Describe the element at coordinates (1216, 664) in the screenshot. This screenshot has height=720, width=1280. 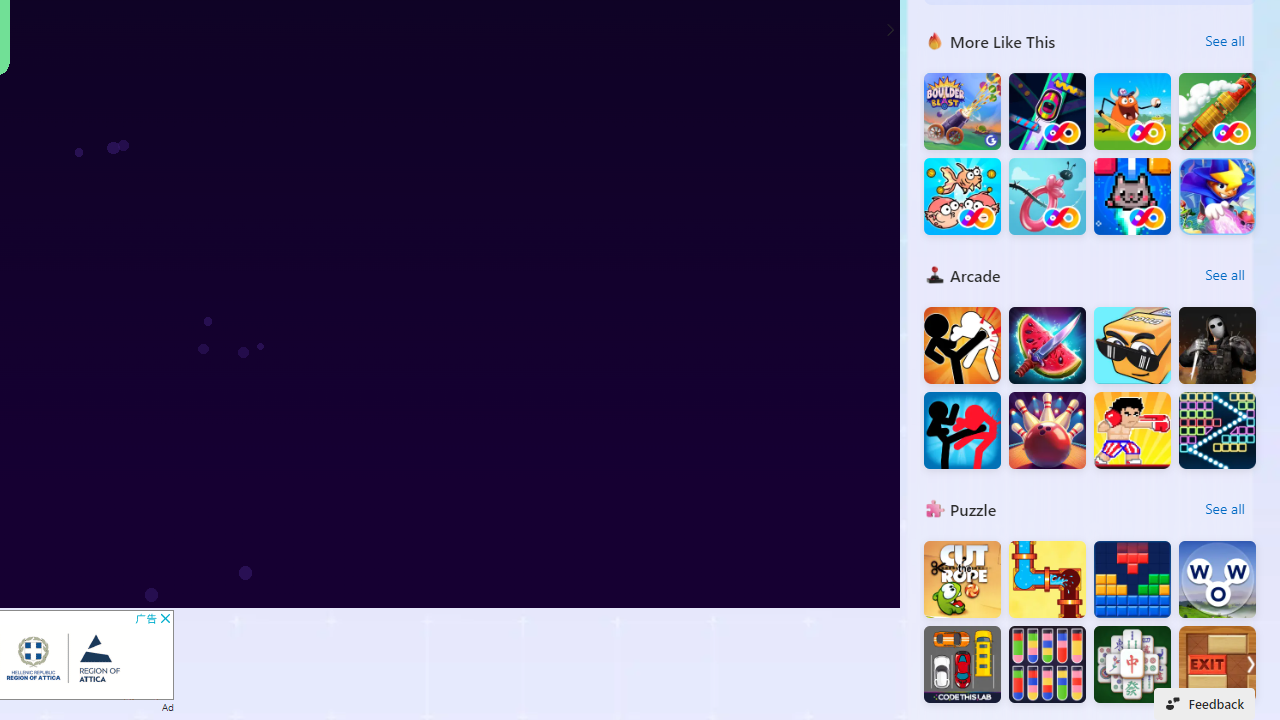
I see `'EXIT : unblock red wood block'` at that location.